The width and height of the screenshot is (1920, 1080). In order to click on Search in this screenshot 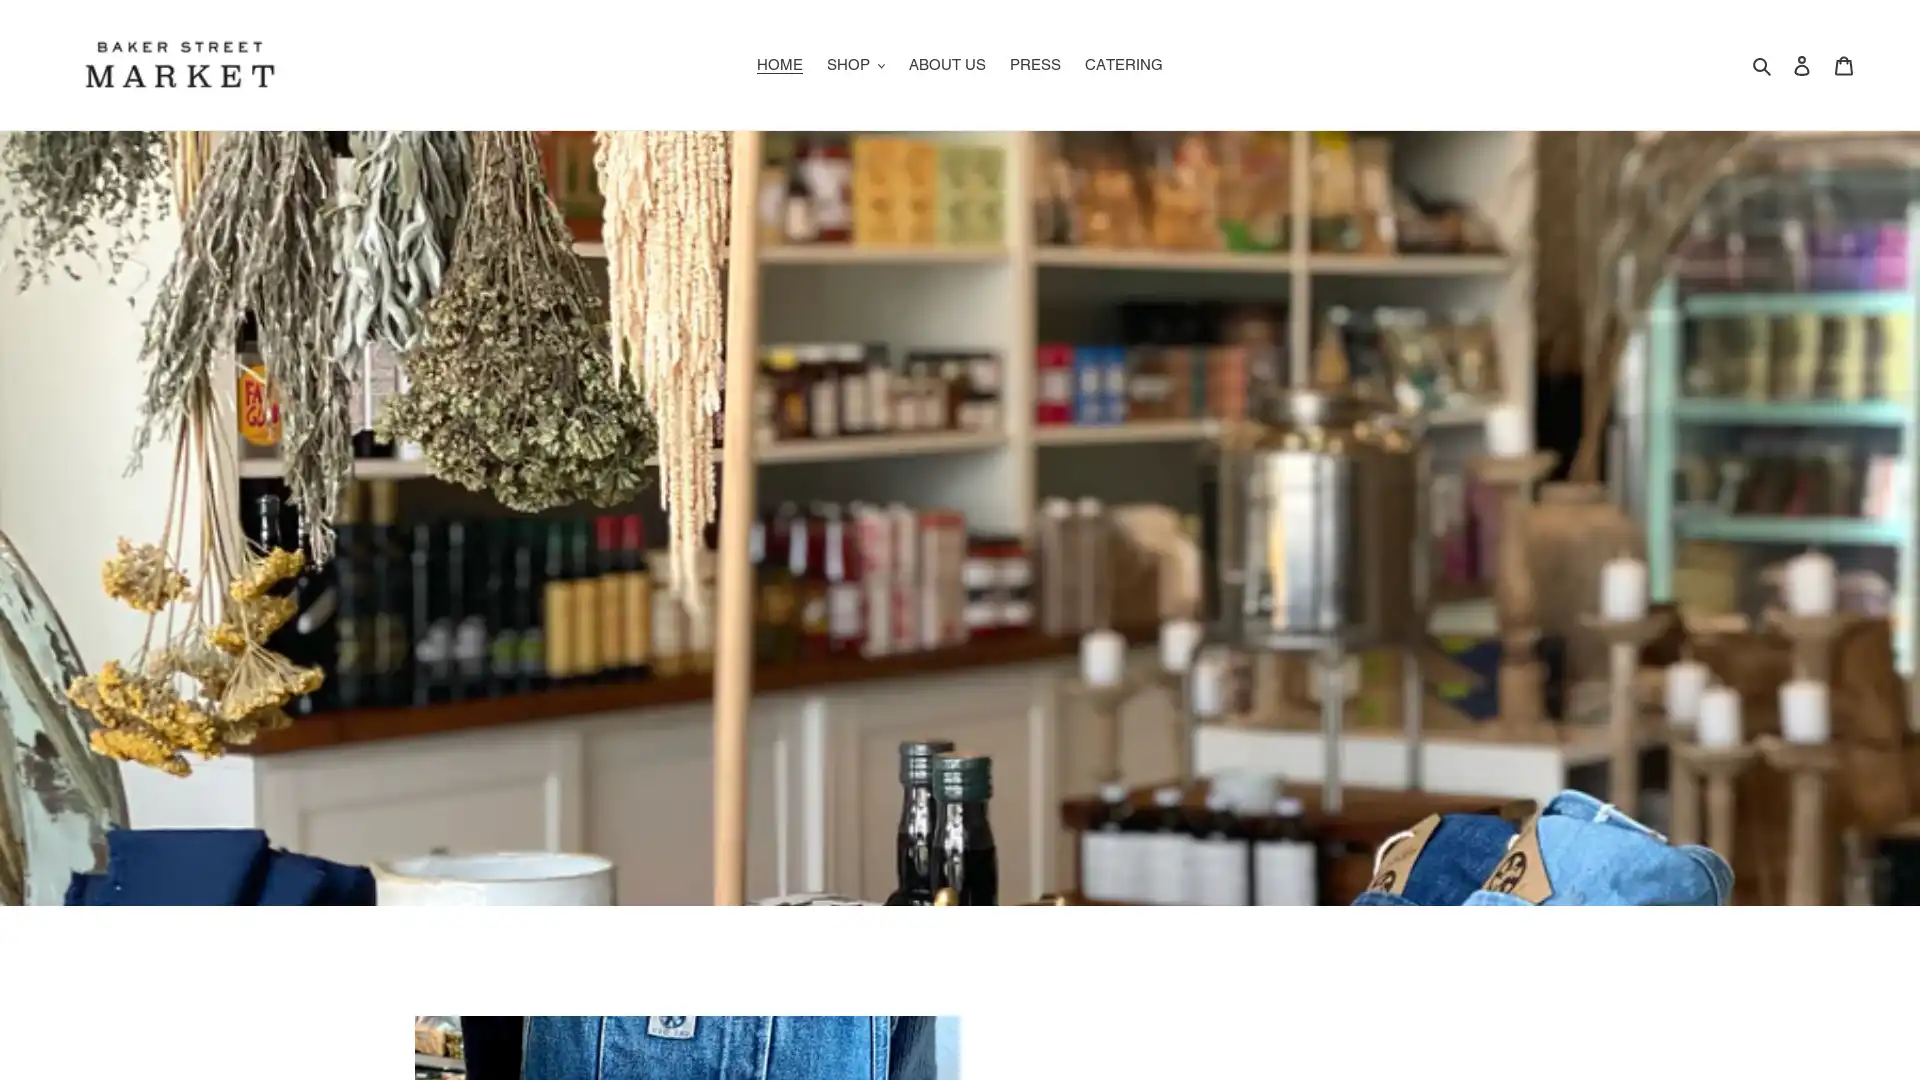, I will do `click(1763, 63)`.